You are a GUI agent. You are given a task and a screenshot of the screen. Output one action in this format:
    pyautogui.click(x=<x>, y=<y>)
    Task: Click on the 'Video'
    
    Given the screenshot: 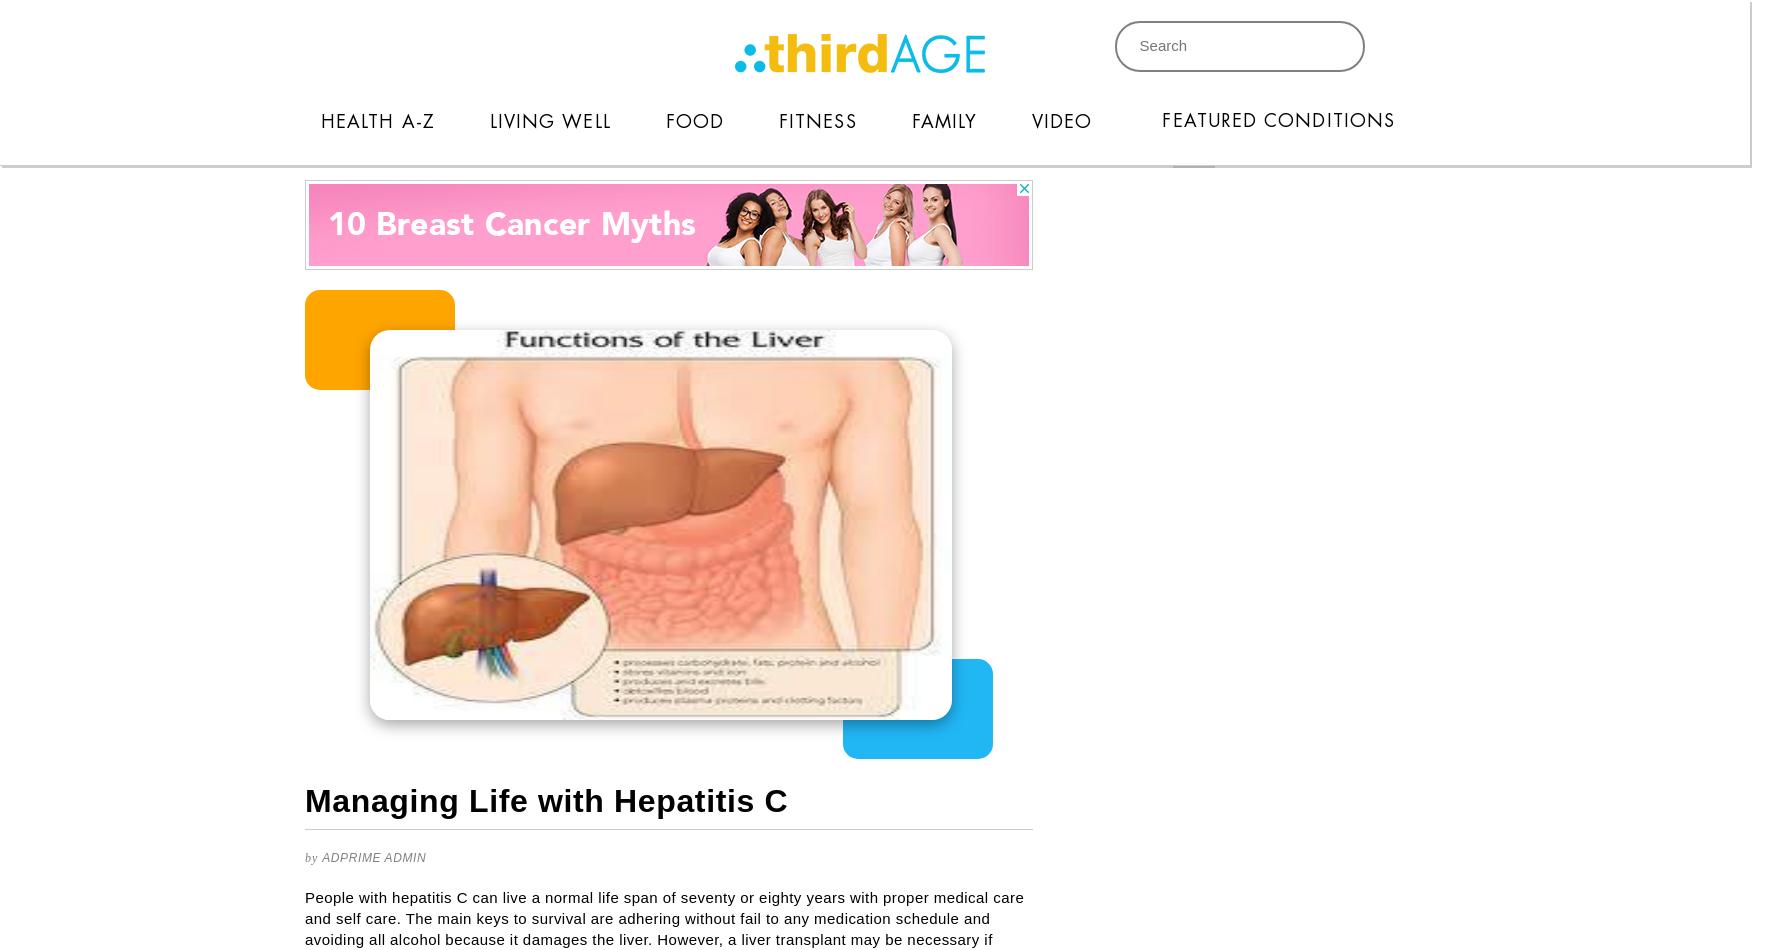 What is the action you would take?
    pyautogui.click(x=1062, y=121)
    